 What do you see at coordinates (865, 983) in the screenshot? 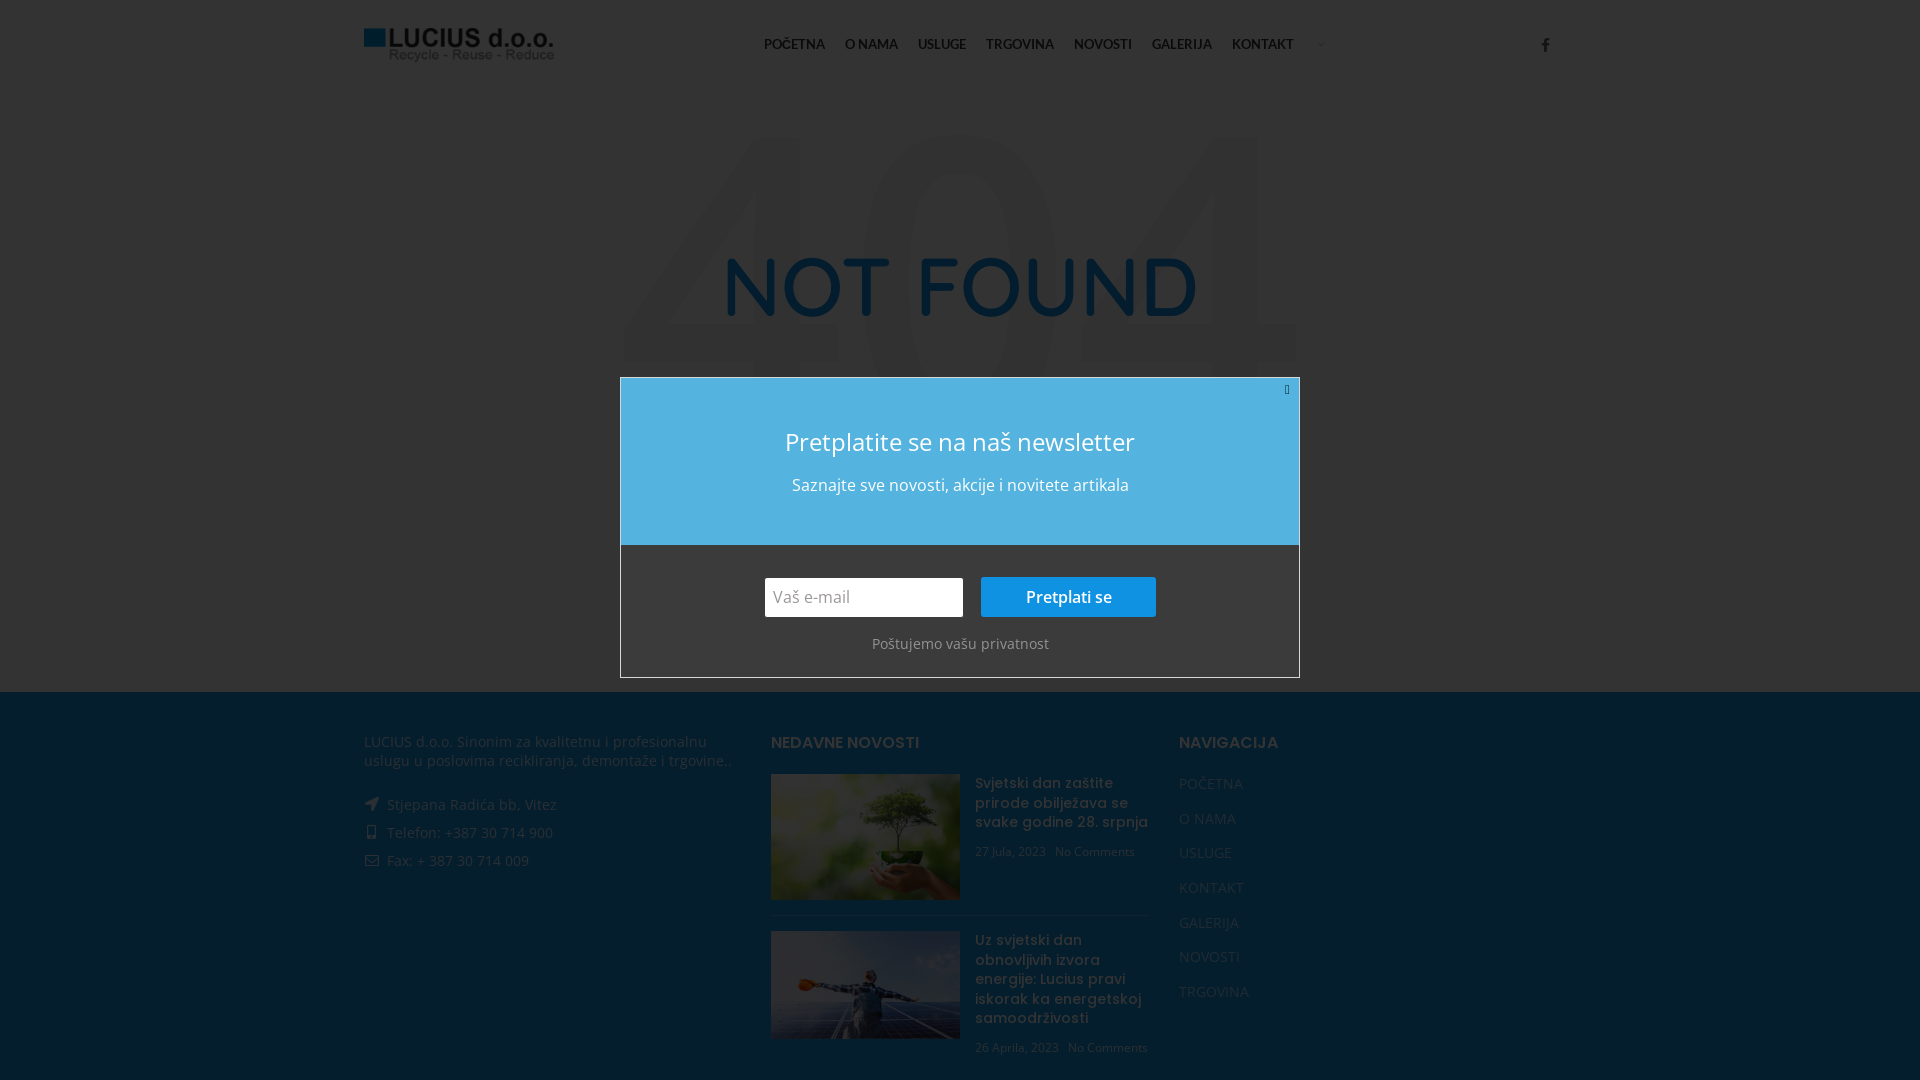
I see `'Man worker in the firld by the solar panels'` at bounding box center [865, 983].